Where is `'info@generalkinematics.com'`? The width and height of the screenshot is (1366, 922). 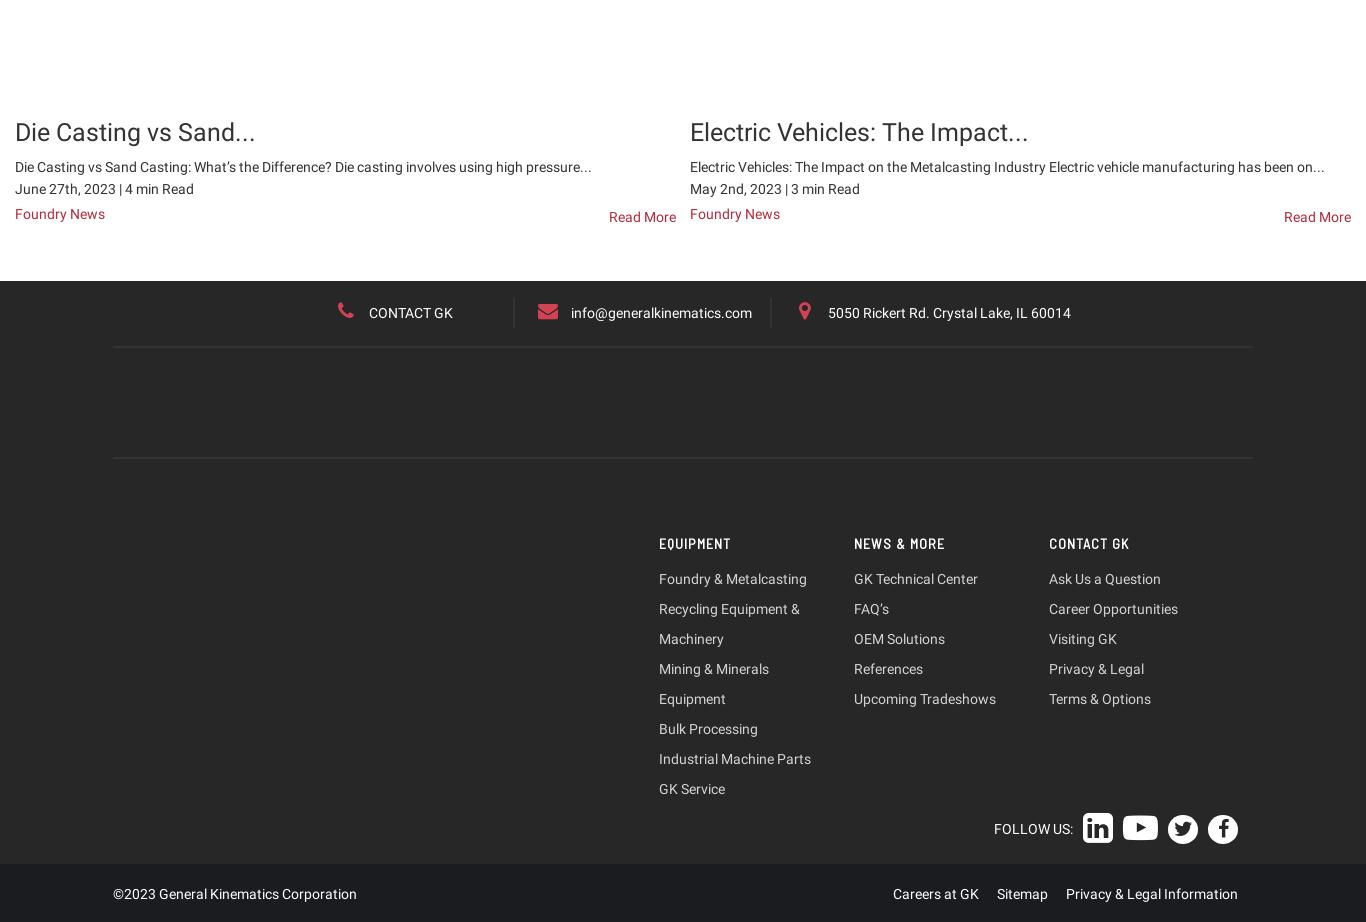
'info@generalkinematics.com' is located at coordinates (659, 311).